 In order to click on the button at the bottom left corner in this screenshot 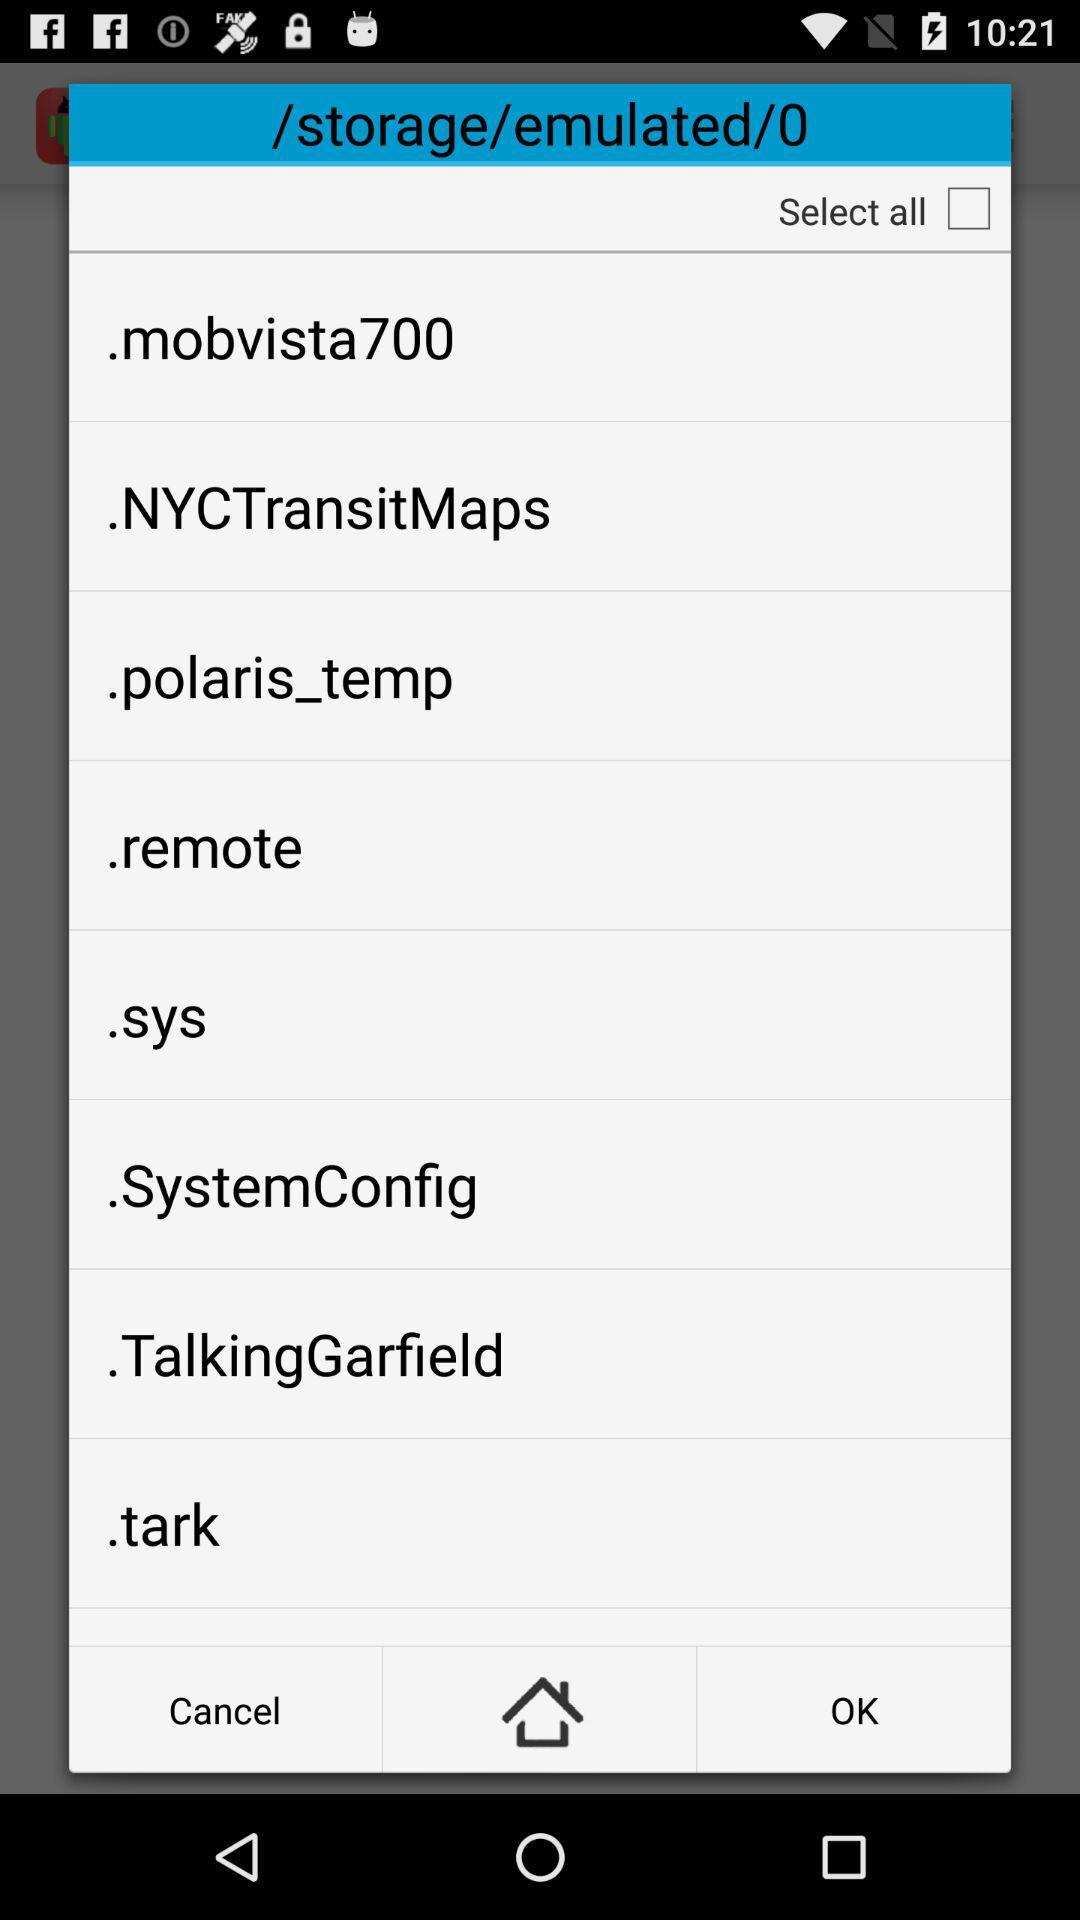, I will do `click(225, 1708)`.